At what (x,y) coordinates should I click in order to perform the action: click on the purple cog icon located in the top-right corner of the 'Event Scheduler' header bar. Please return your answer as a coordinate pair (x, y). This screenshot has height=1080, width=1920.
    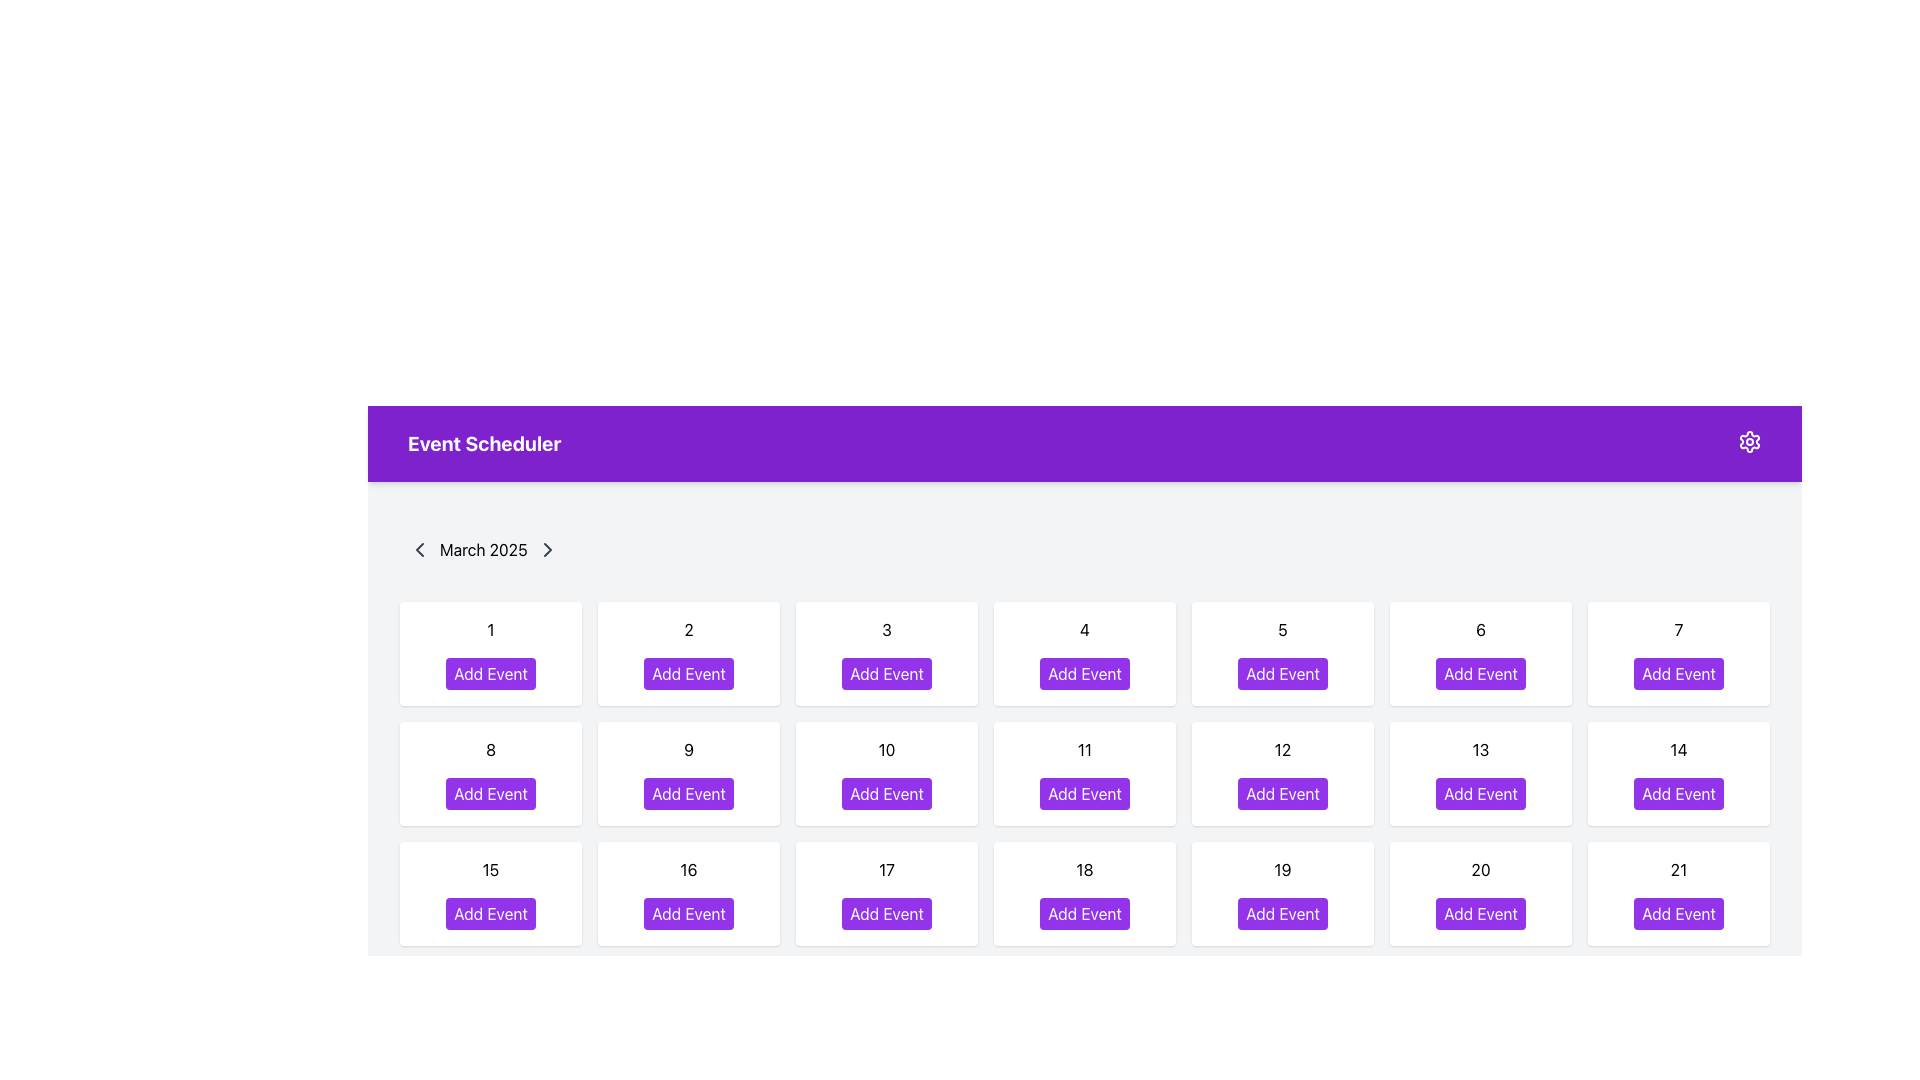
    Looking at the image, I should click on (1749, 441).